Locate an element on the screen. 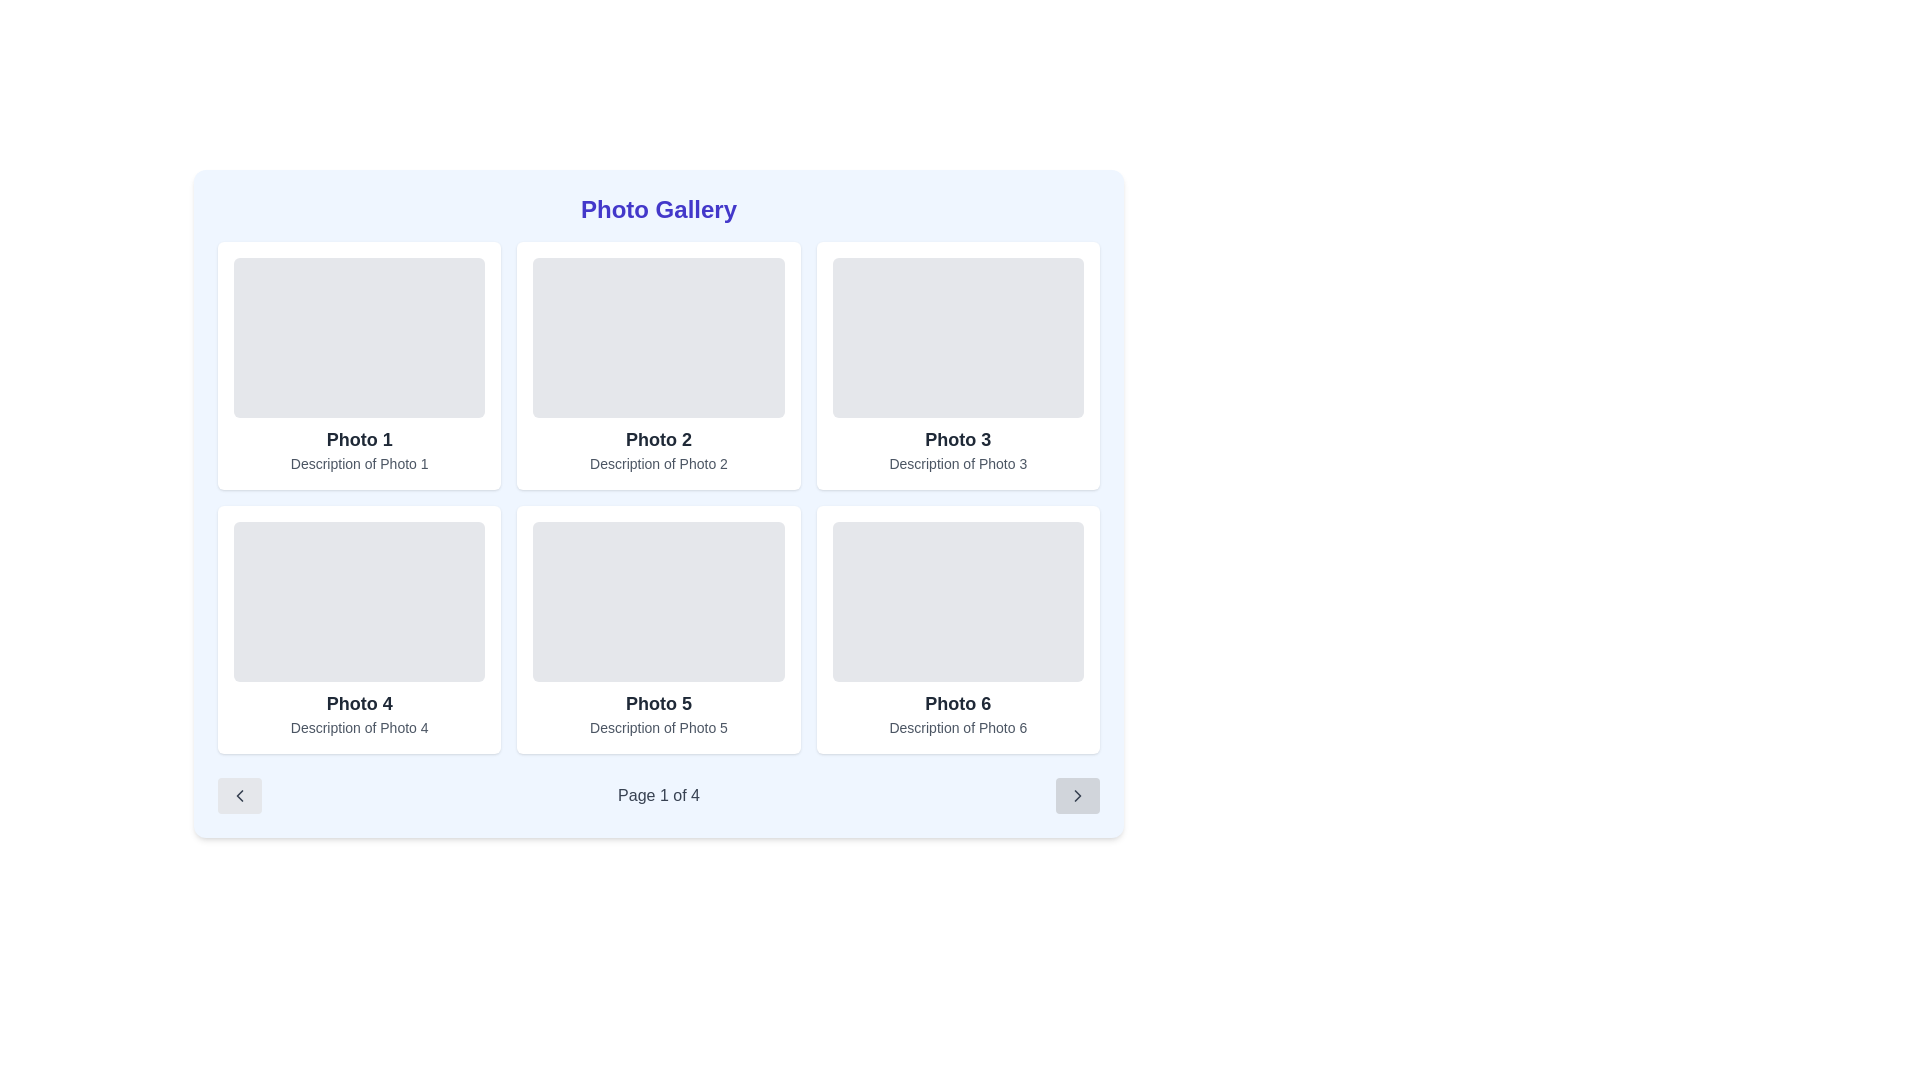 The image size is (1920, 1080). the disabled previous page icon located at the bottom-left of the photo gallery interface is located at coordinates (240, 794).